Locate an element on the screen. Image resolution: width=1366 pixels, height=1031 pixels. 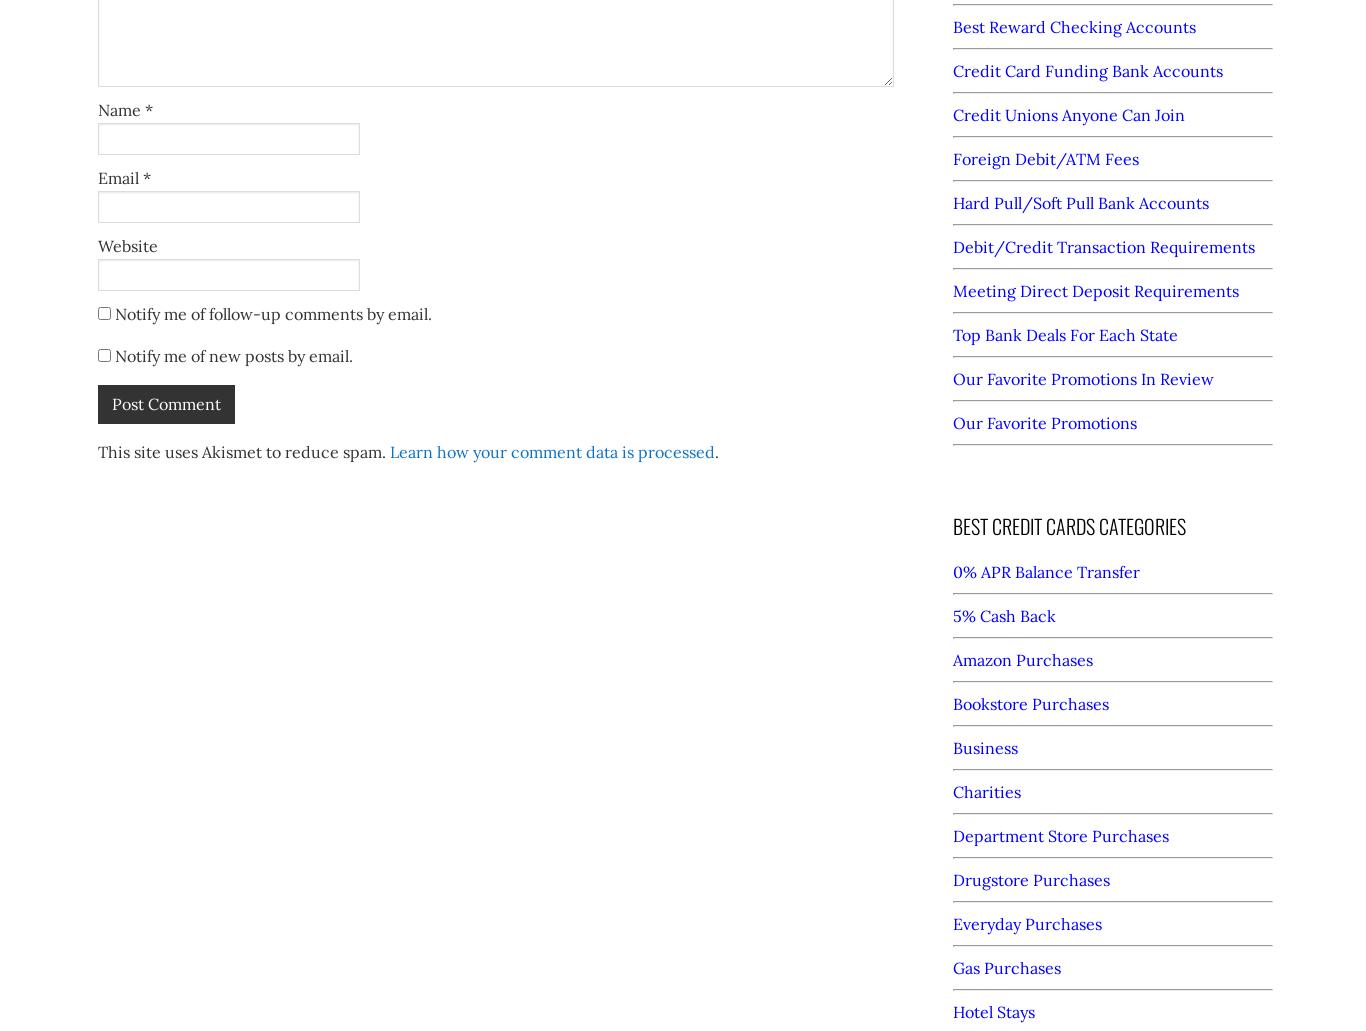
'Website' is located at coordinates (126, 245).